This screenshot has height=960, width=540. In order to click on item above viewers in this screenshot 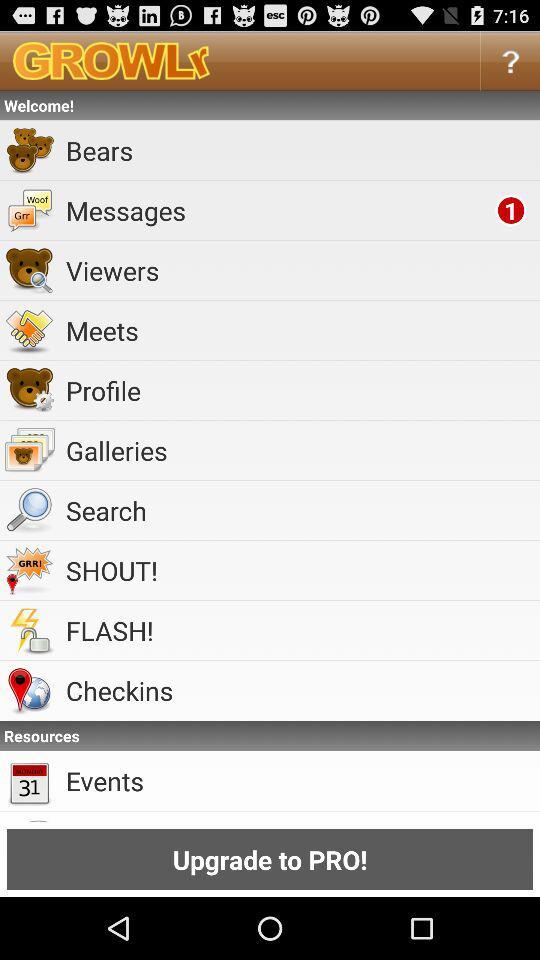, I will do `click(276, 210)`.